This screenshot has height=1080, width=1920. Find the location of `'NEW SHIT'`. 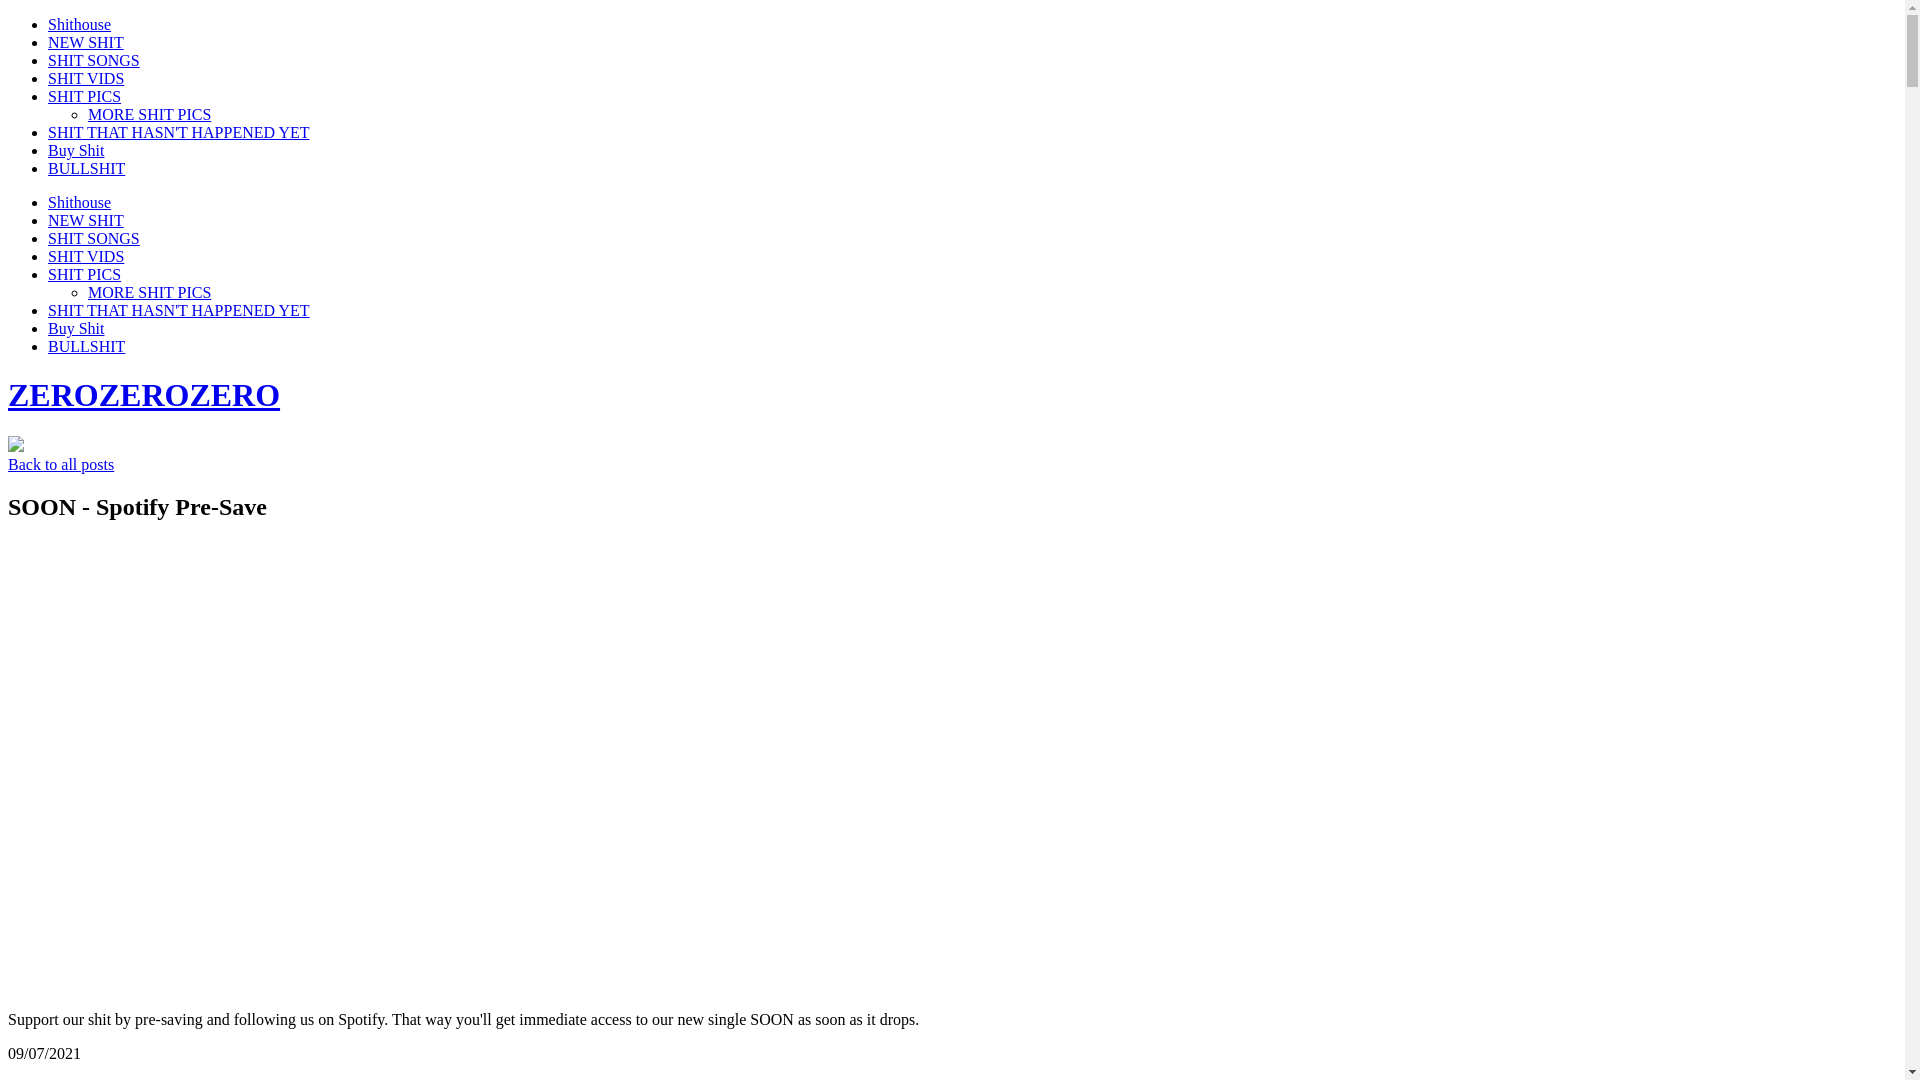

'NEW SHIT' is located at coordinates (85, 42).